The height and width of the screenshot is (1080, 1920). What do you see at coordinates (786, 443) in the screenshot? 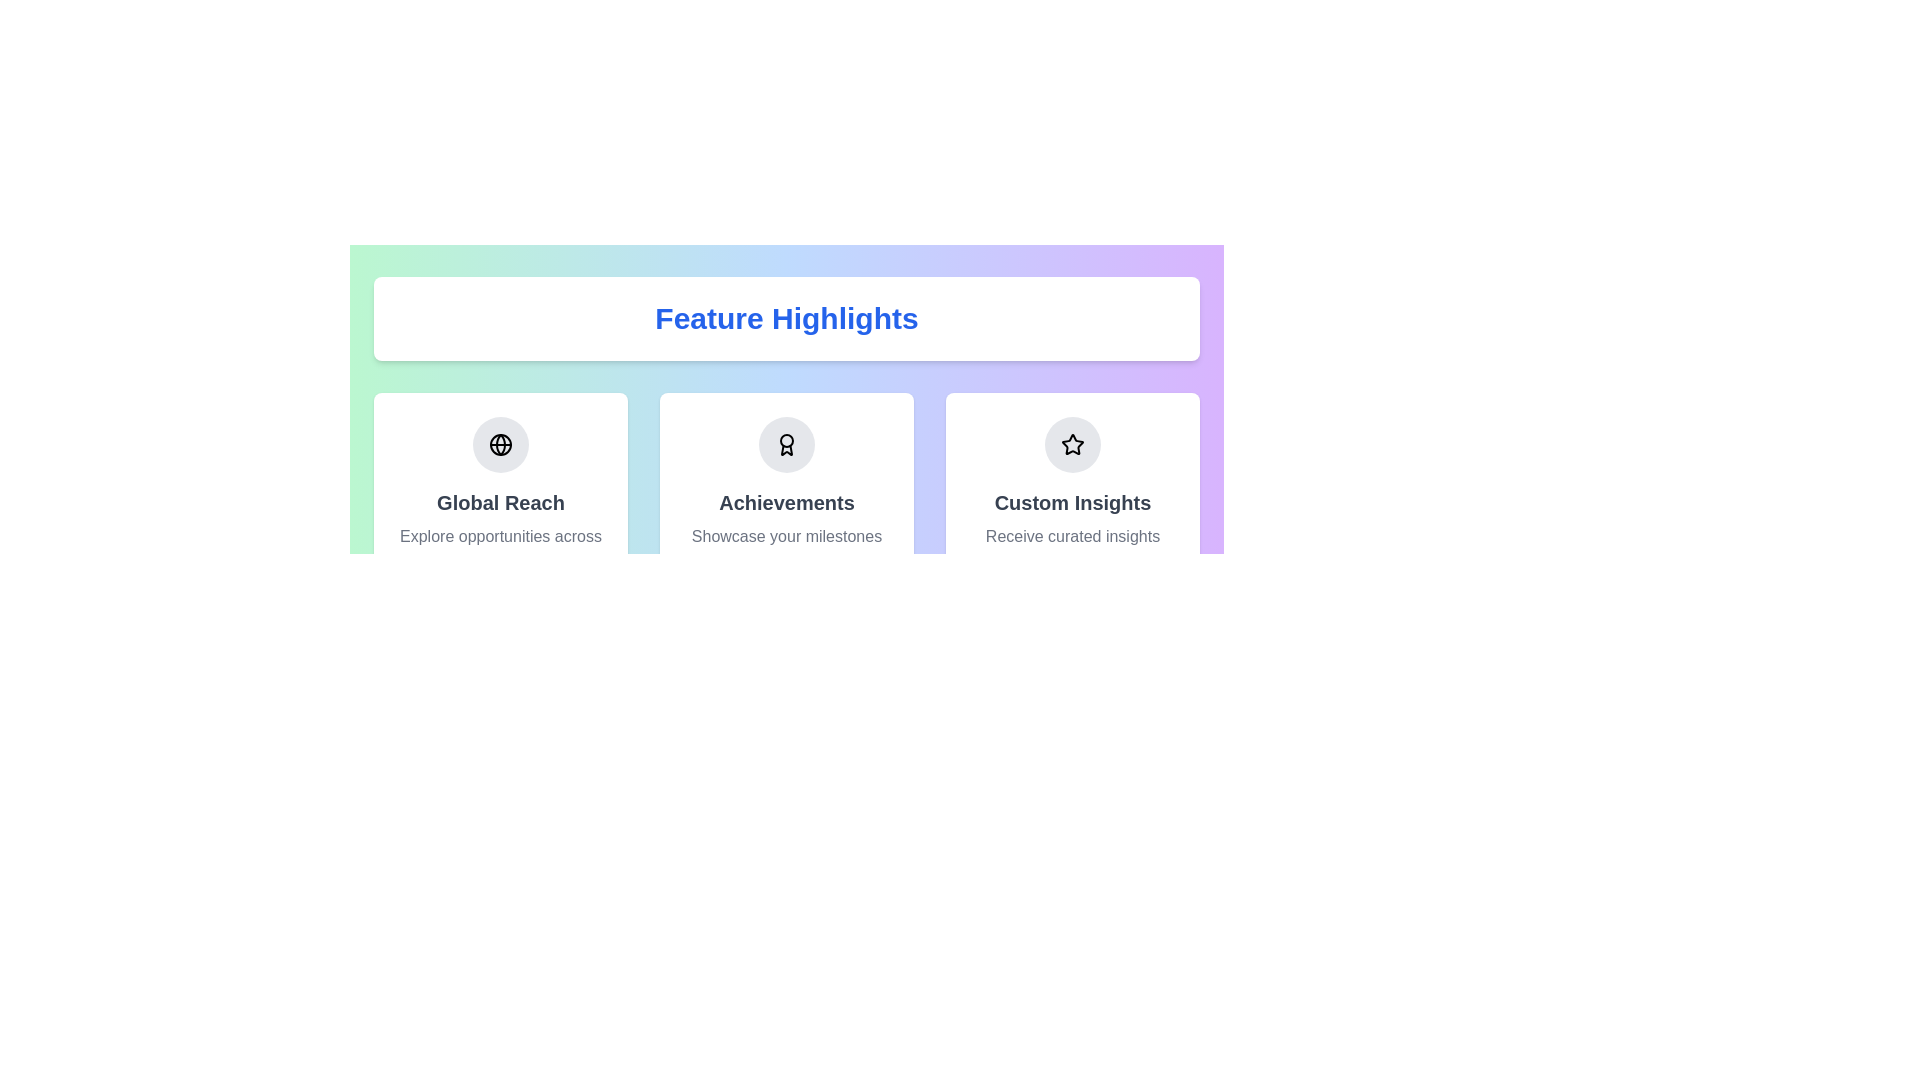
I see `the award ribbon icon located centrally within the 'Achievements' card, which is the second of three horizontally arranged feature cards under the 'Feature Highlights' section` at bounding box center [786, 443].